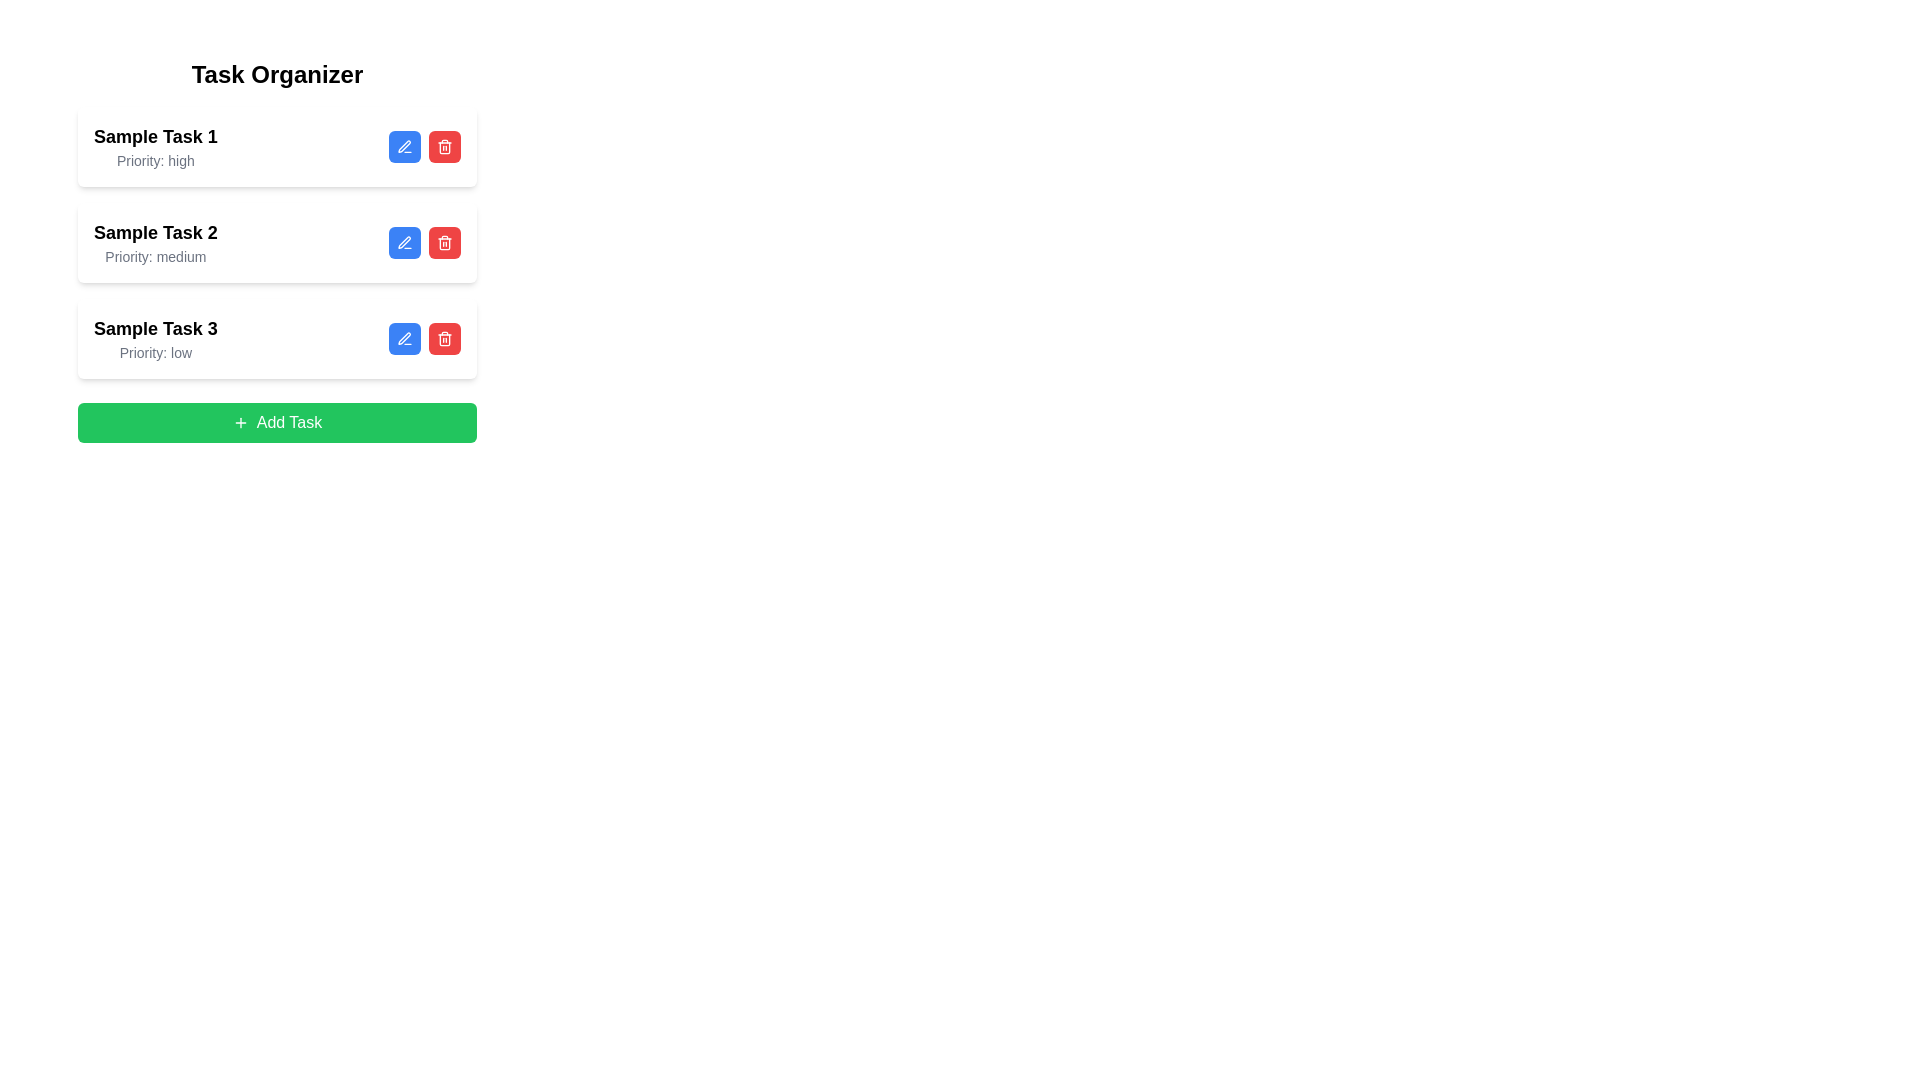 The width and height of the screenshot is (1920, 1080). I want to click on the delete icon, which is the second button in the row of action buttons to the right of the 'Sample Task 2' task card, so click(444, 338).